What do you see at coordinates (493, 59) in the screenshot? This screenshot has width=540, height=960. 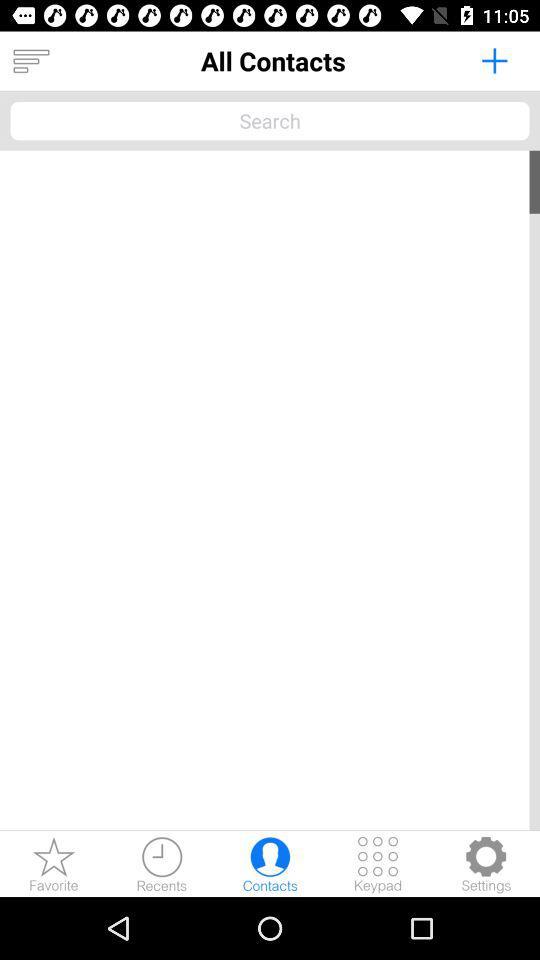 I see `app to the right of all contacts` at bounding box center [493, 59].